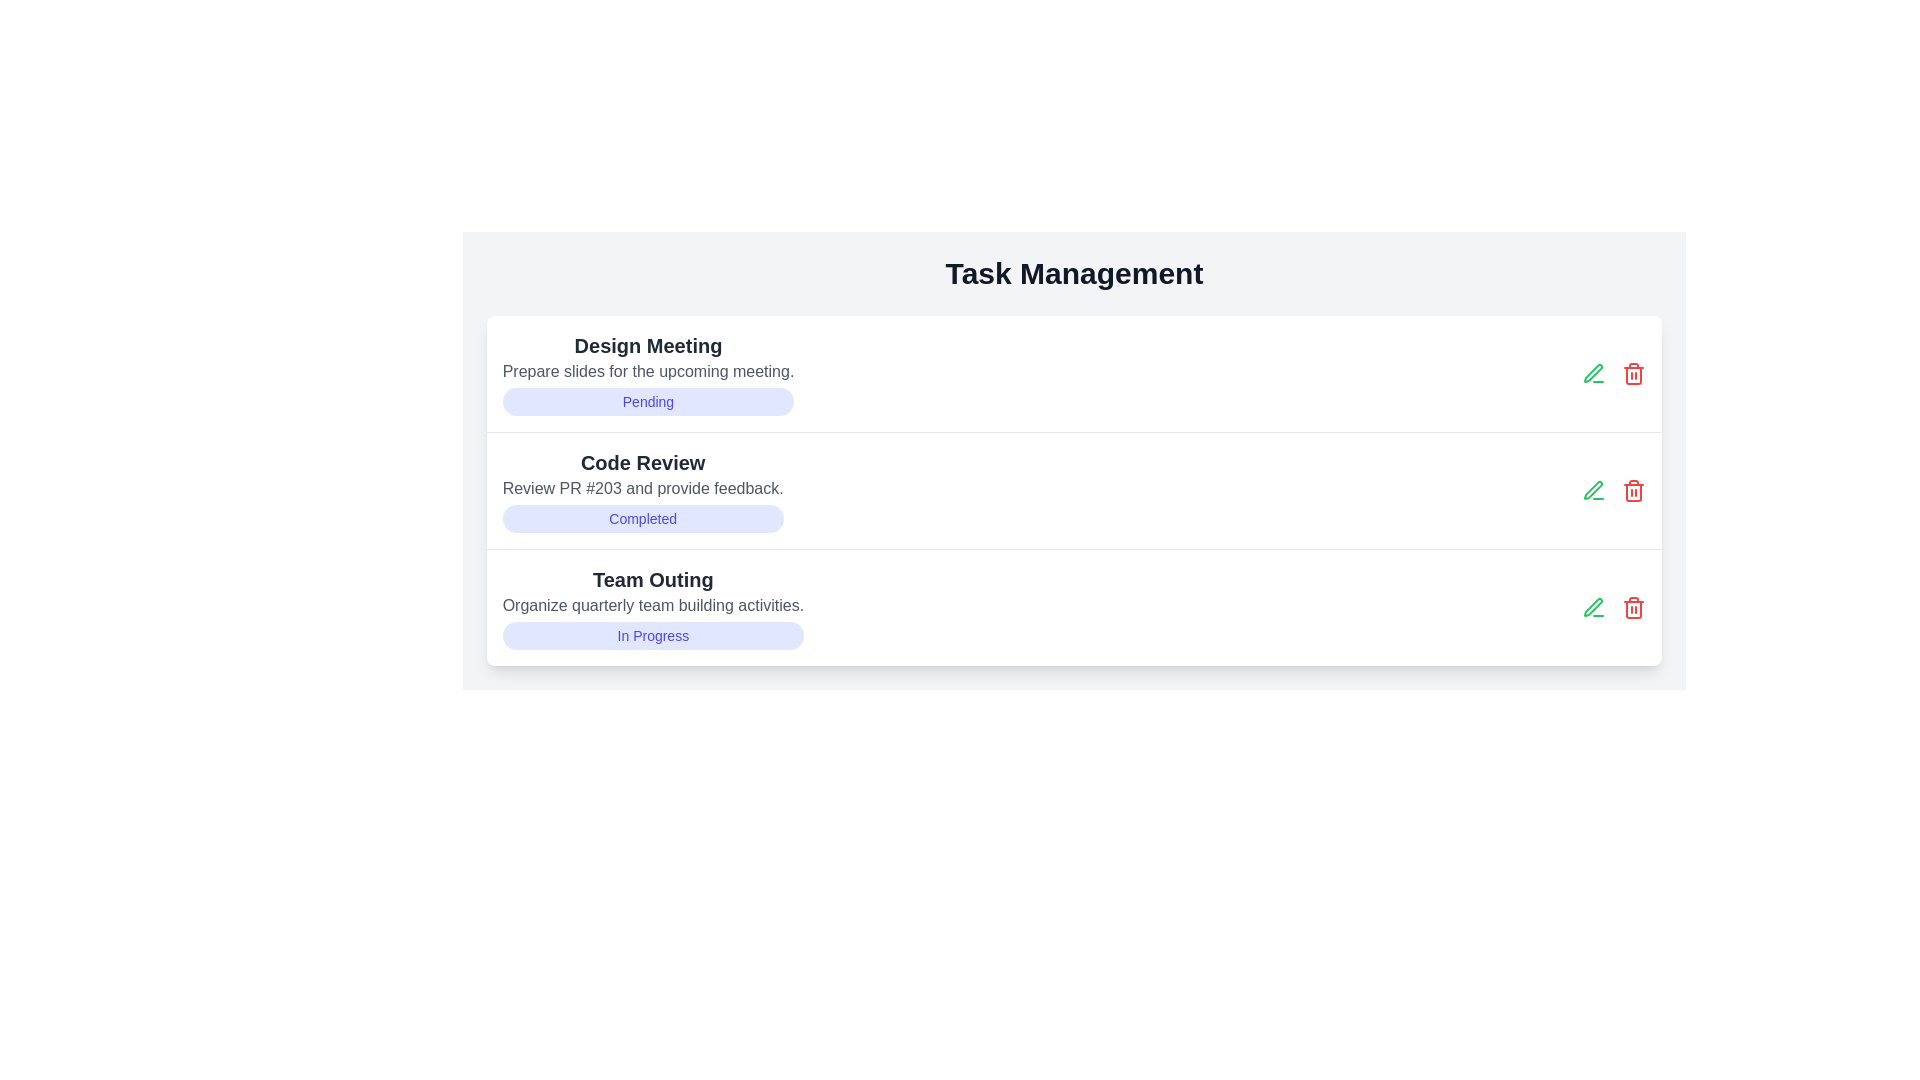 The height and width of the screenshot is (1080, 1920). I want to click on the 'Completed' badge in the 'Code Review' section, which has a light indigo background and darker indigo text, indicating task completion, so click(643, 518).